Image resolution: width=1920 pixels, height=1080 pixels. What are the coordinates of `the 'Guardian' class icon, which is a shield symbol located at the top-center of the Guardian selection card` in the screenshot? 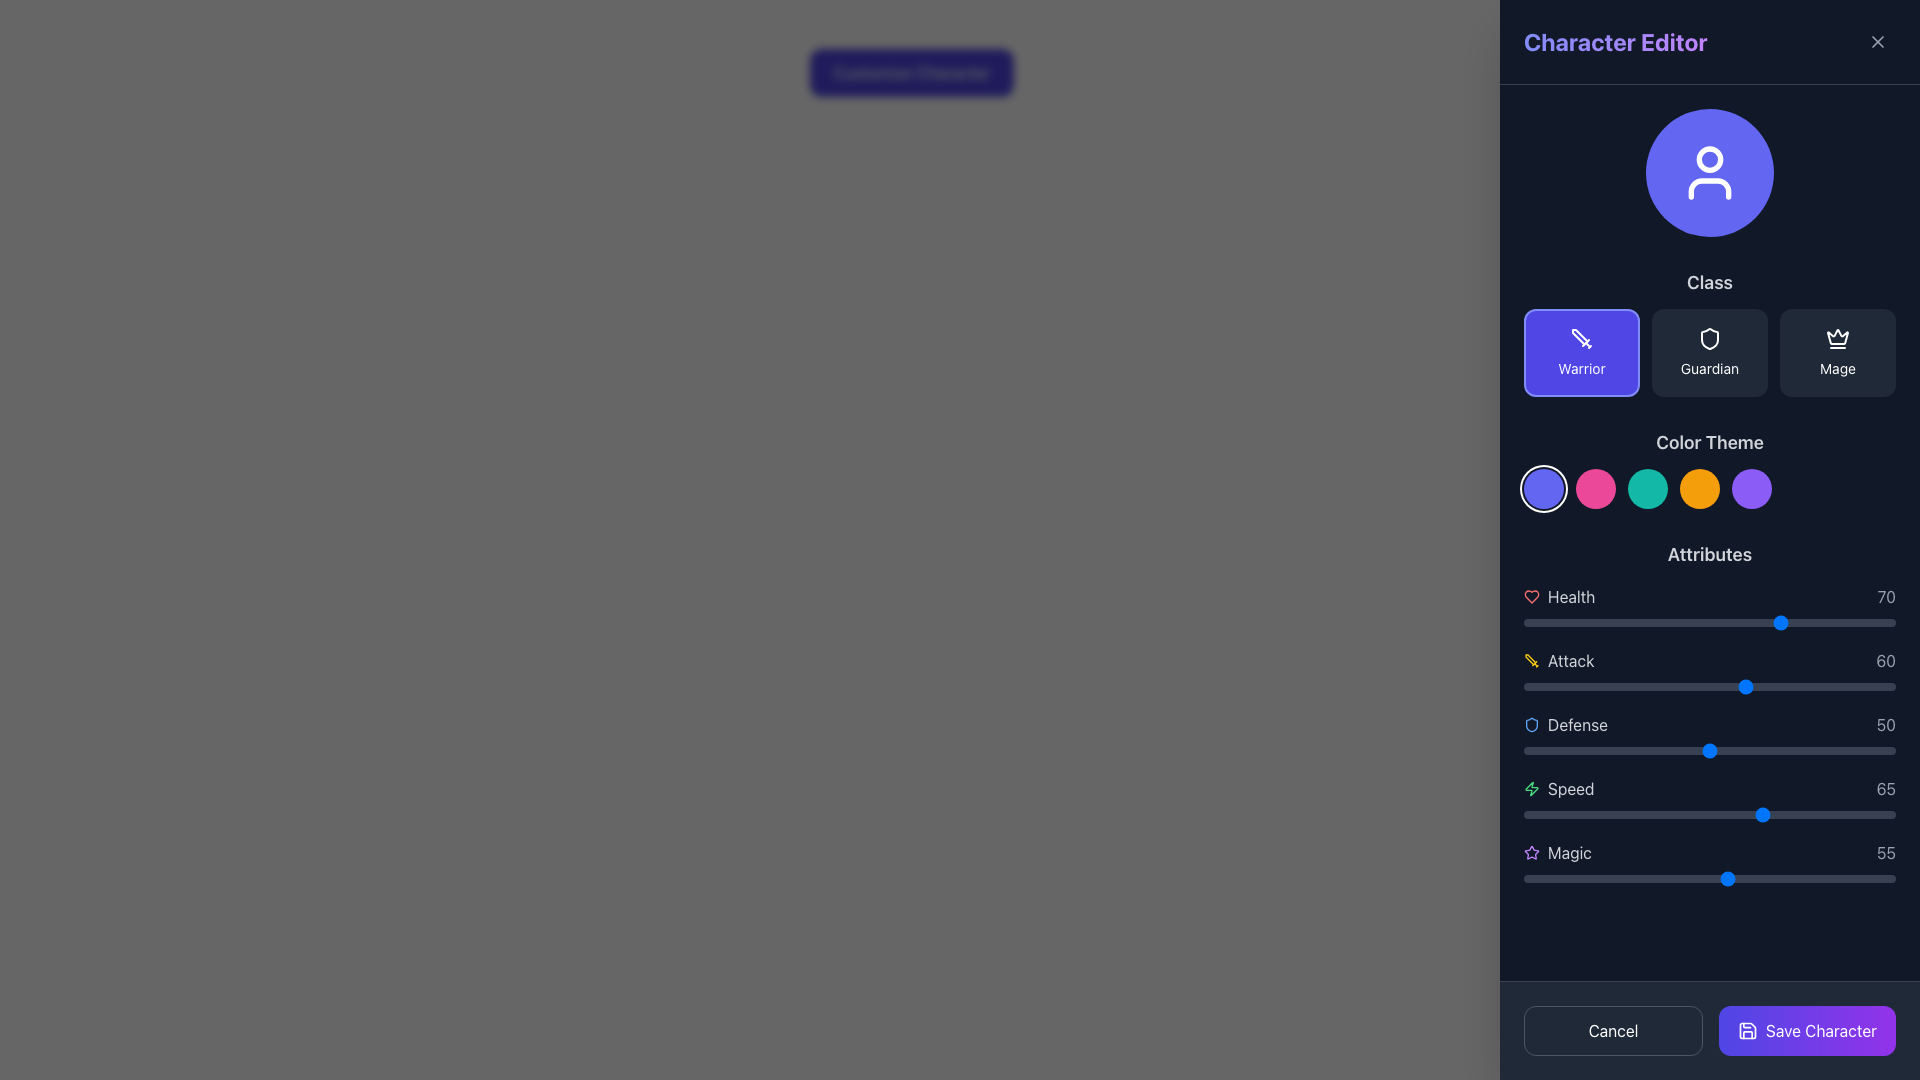 It's located at (1708, 338).